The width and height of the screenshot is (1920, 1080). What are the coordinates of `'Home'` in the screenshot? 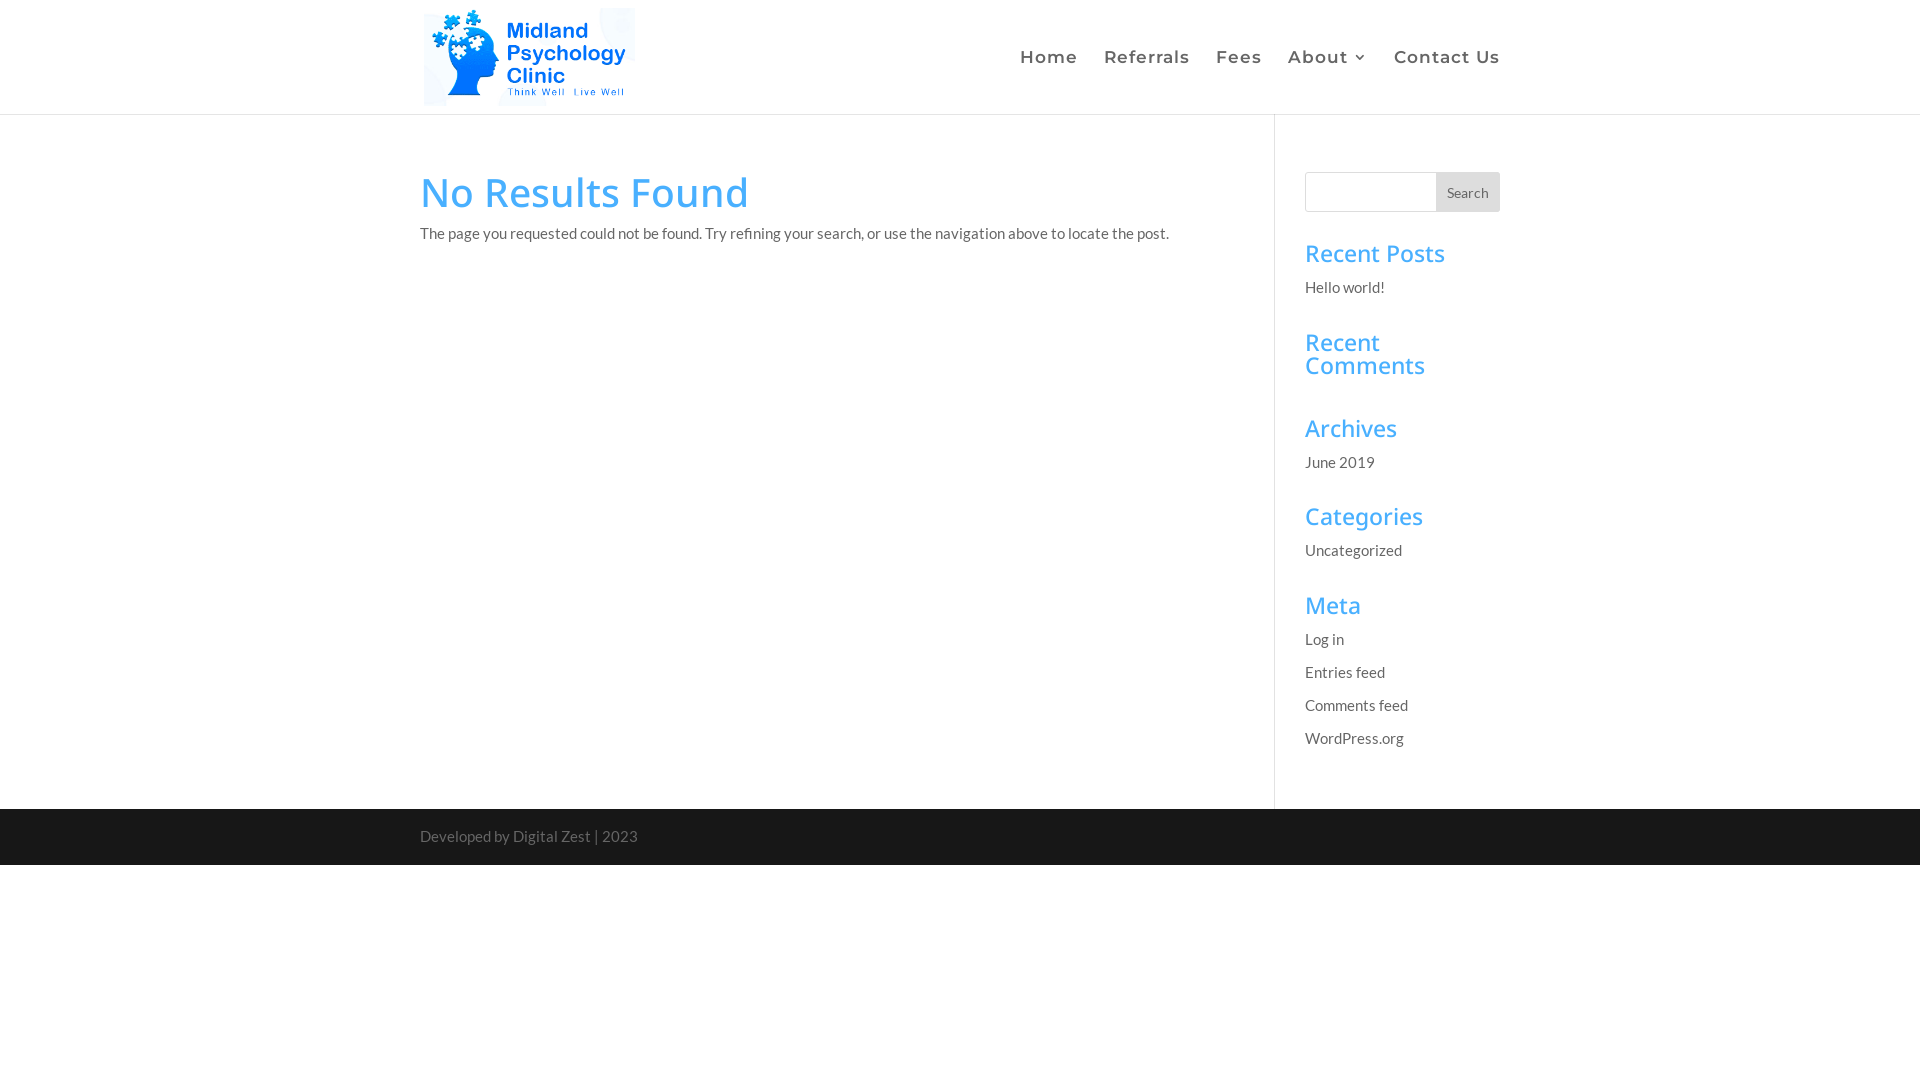 It's located at (1019, 80).